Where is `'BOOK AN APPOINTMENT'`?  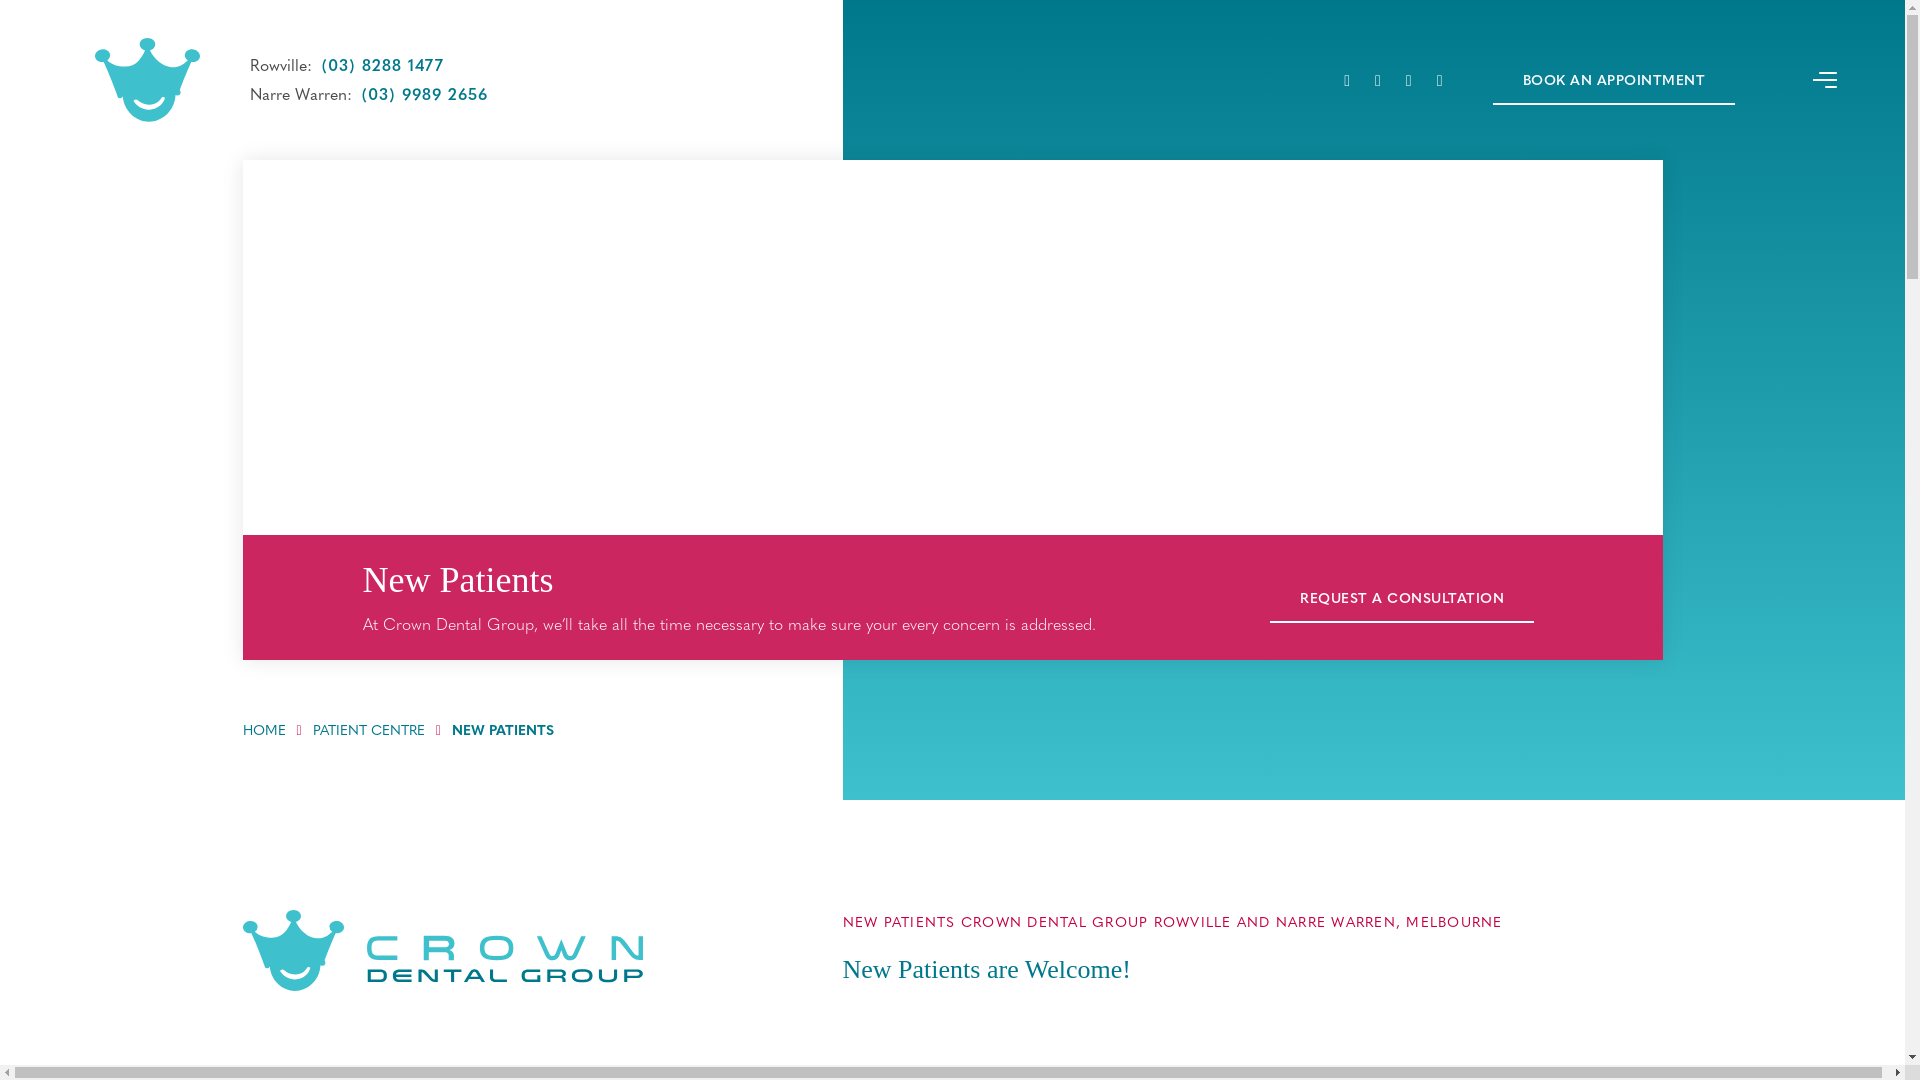
'BOOK AN APPOINTMENT' is located at coordinates (1492, 79).